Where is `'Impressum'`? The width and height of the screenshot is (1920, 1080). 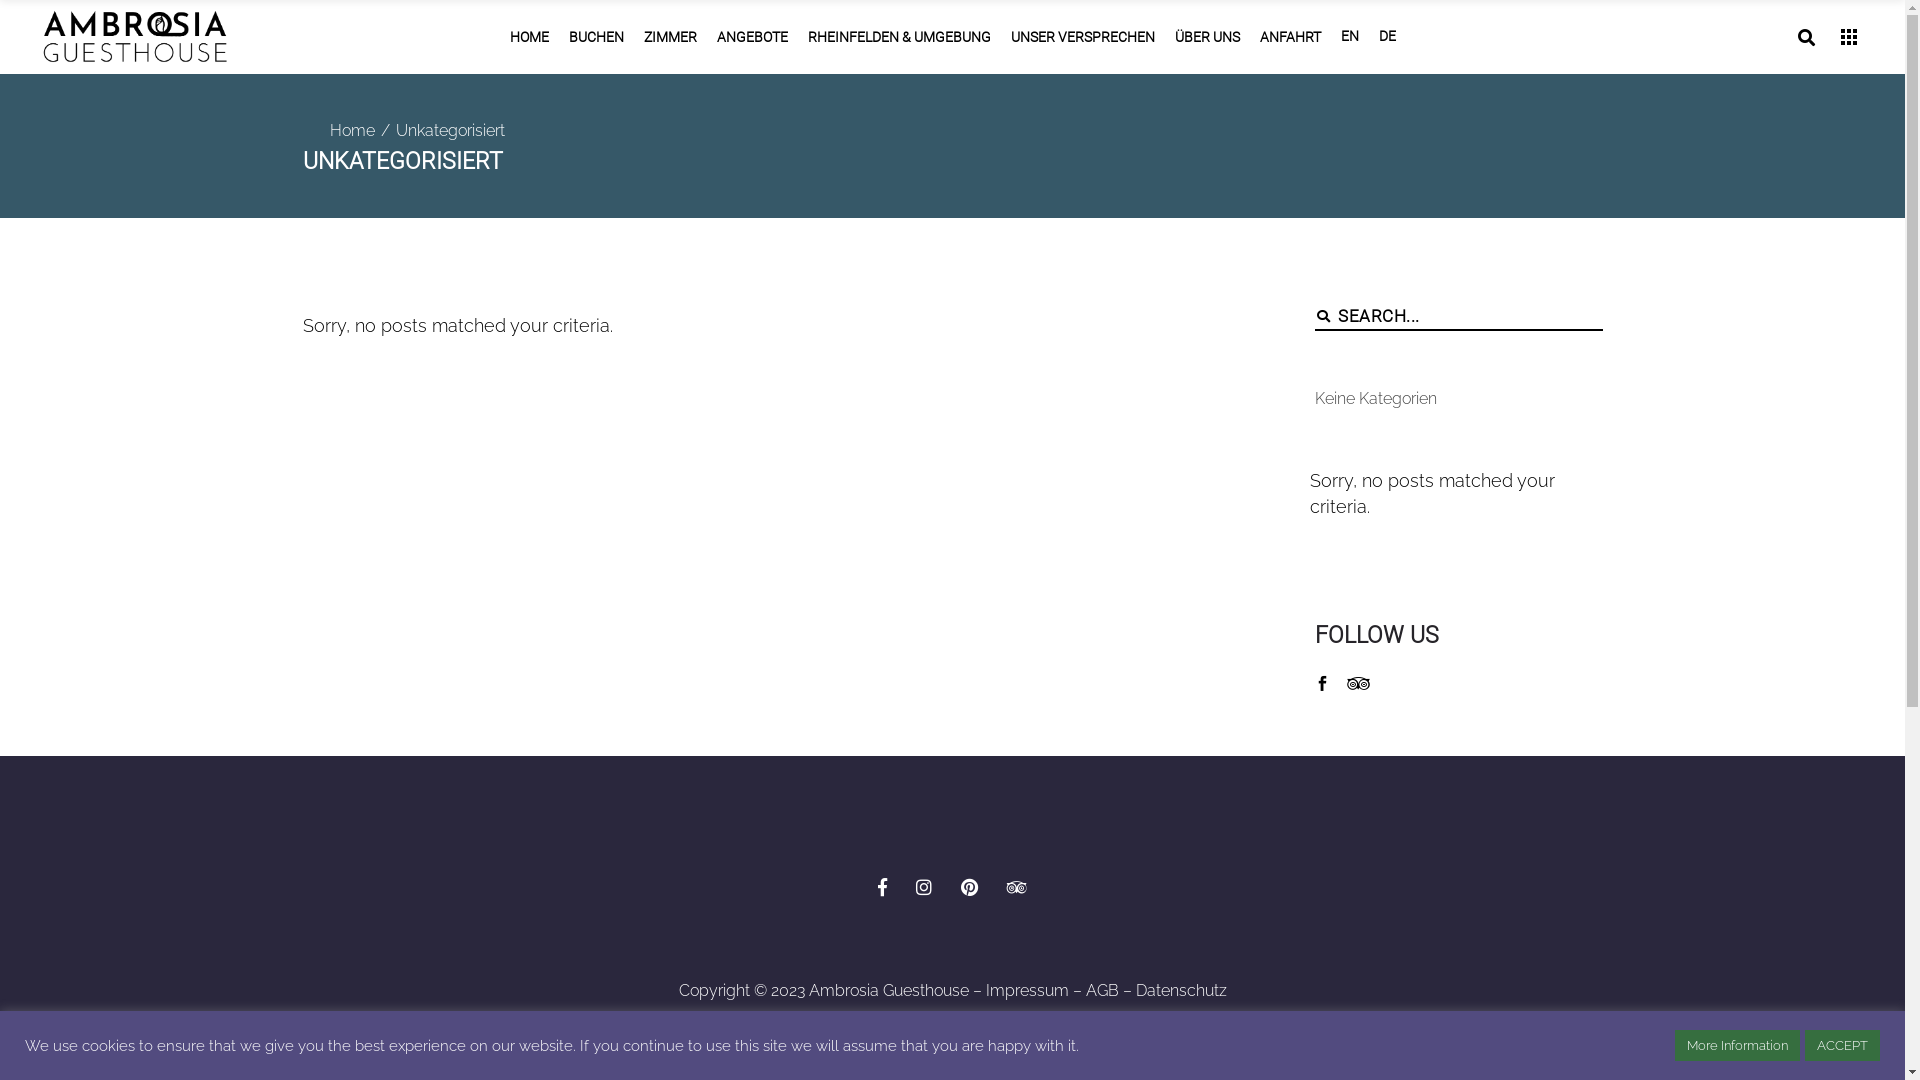 'Impressum' is located at coordinates (1027, 990).